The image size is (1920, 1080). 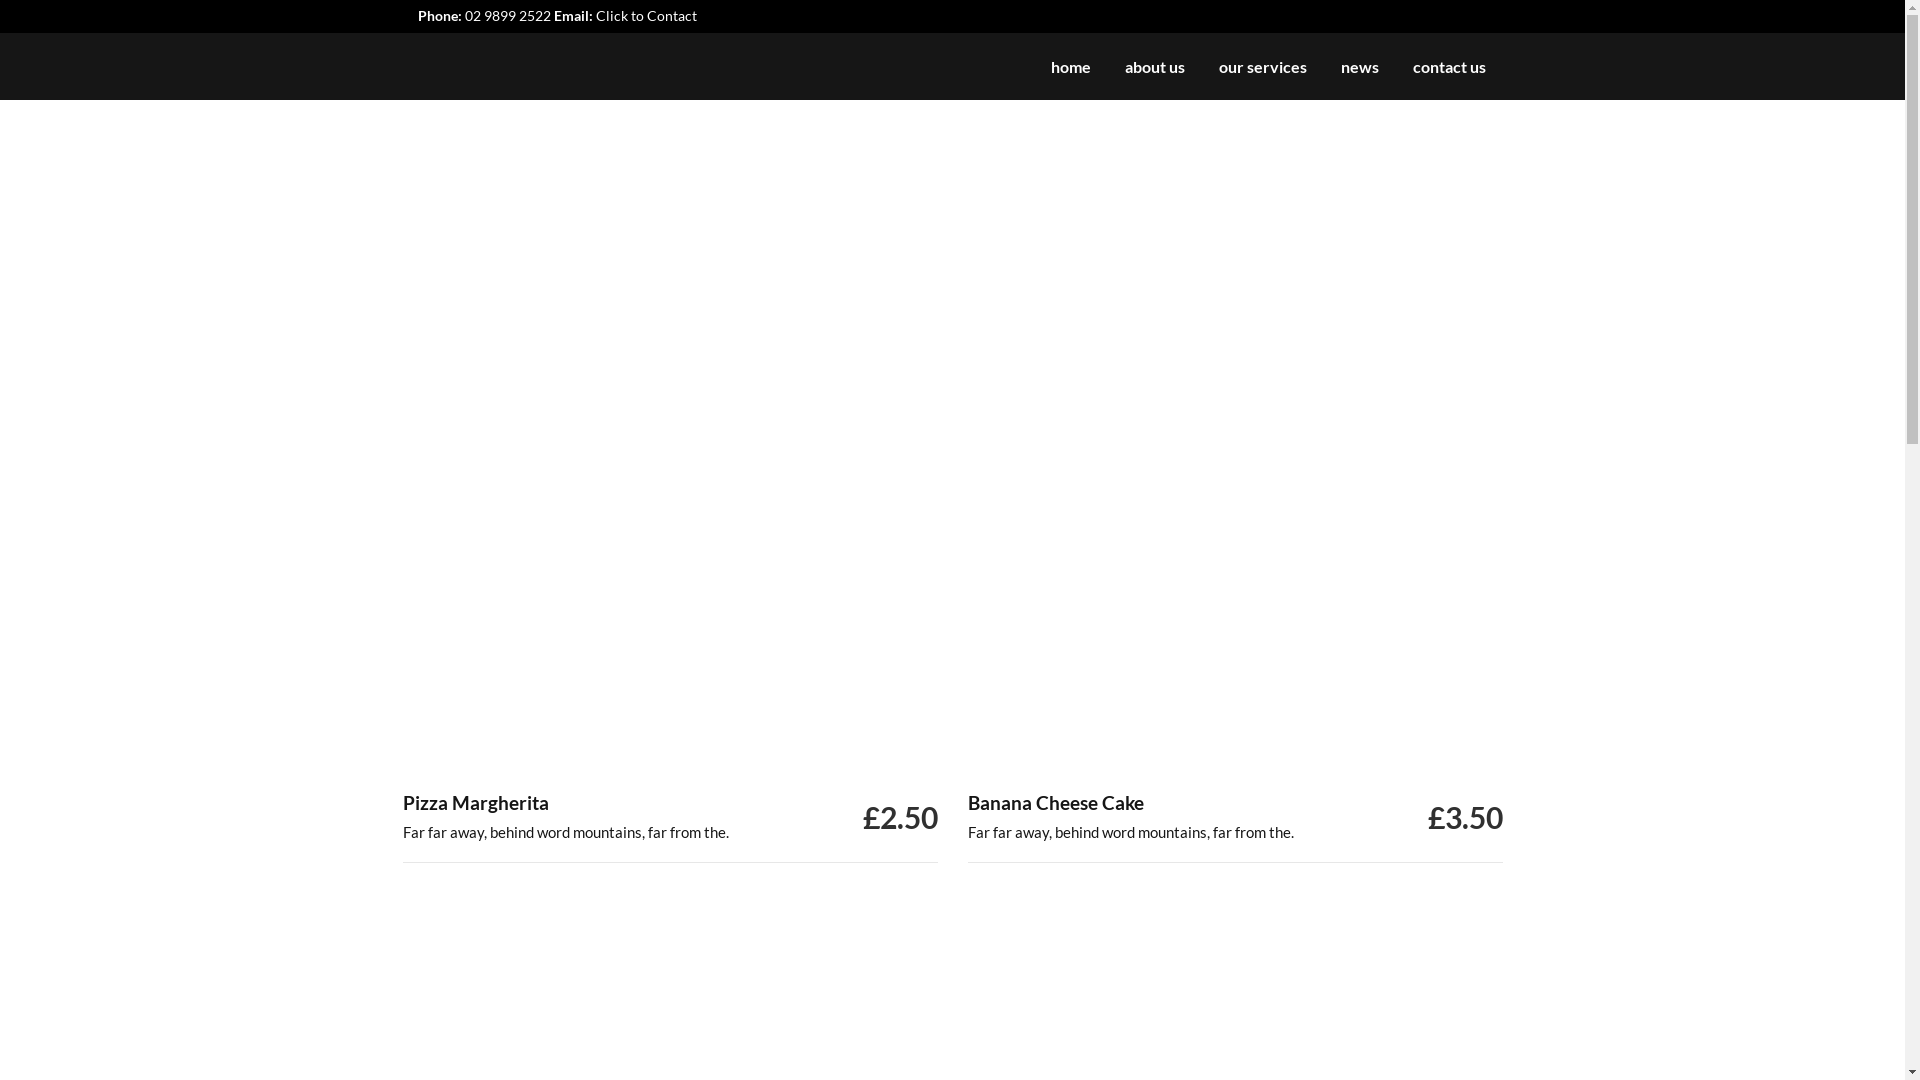 What do you see at coordinates (507, 15) in the screenshot?
I see `'02 9899 2522'` at bounding box center [507, 15].